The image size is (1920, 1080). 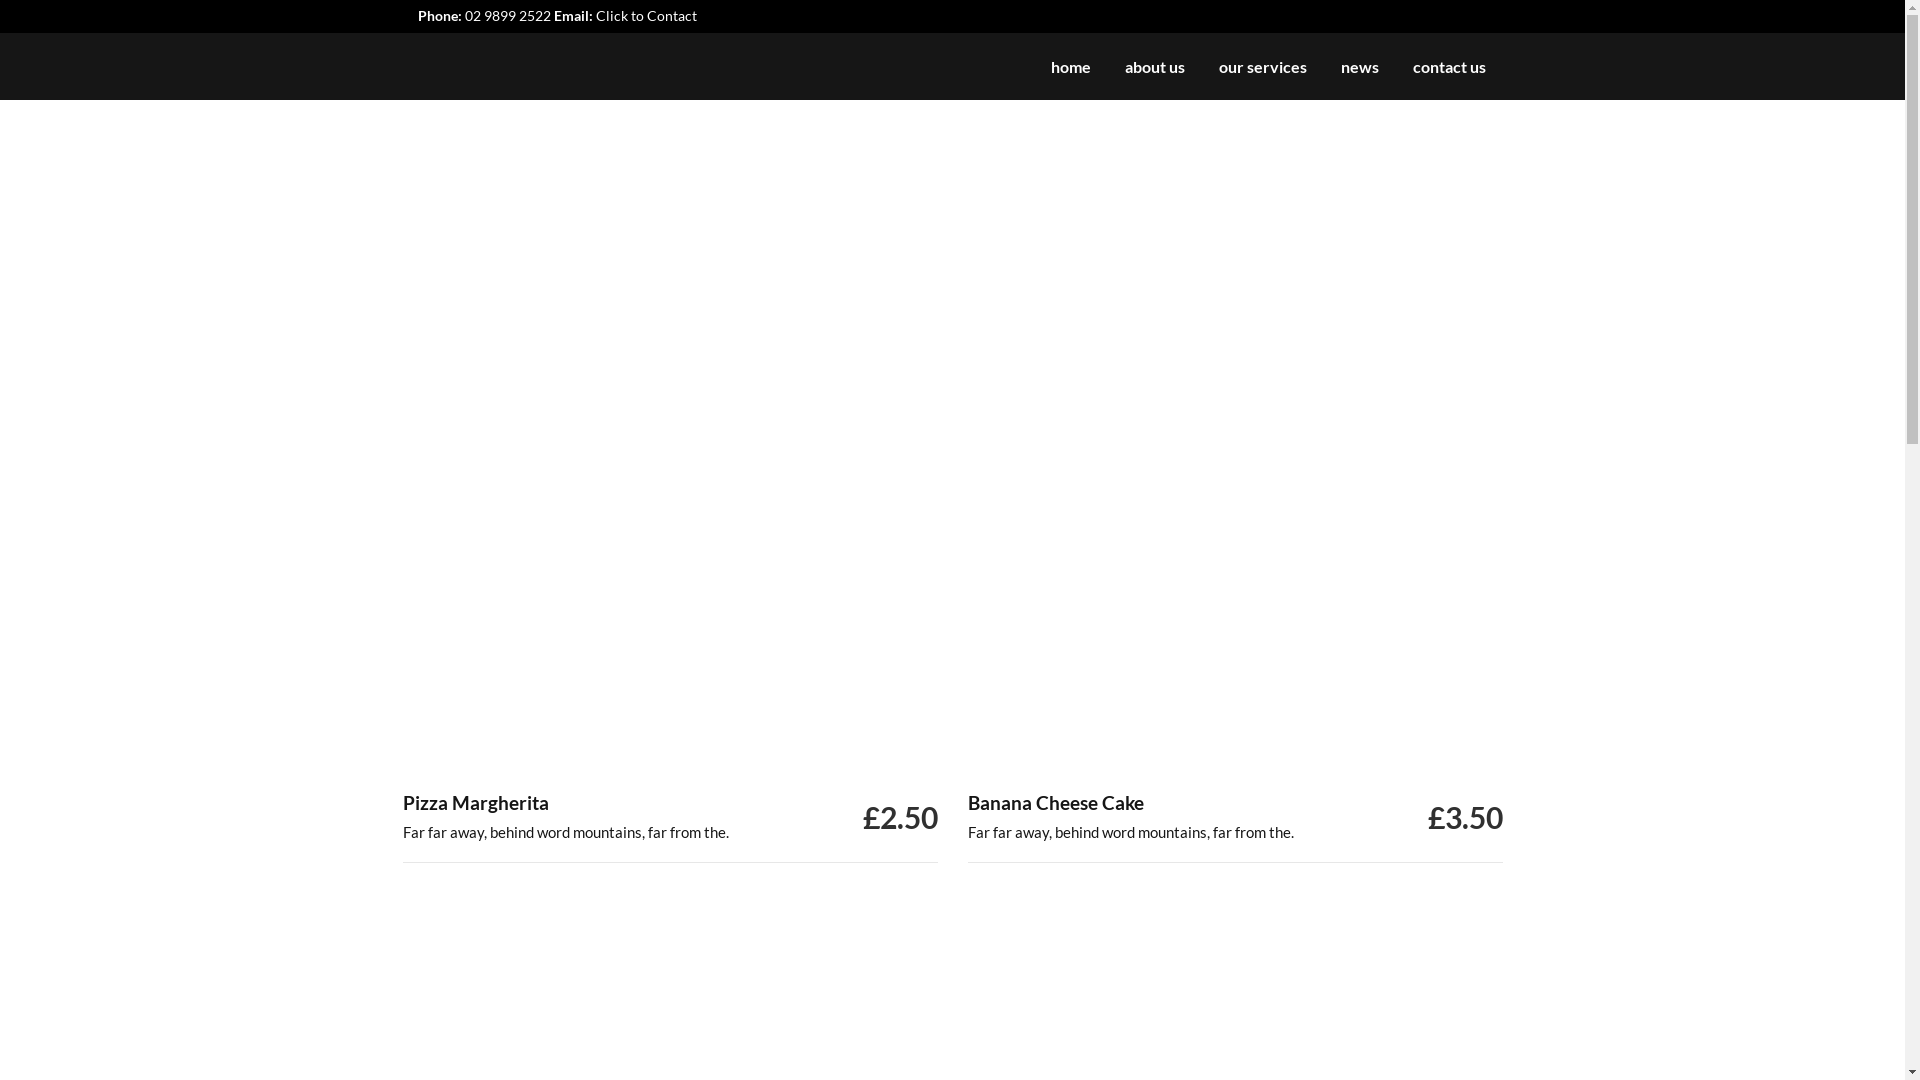 What do you see at coordinates (507, 15) in the screenshot?
I see `'02 9899 2522'` at bounding box center [507, 15].